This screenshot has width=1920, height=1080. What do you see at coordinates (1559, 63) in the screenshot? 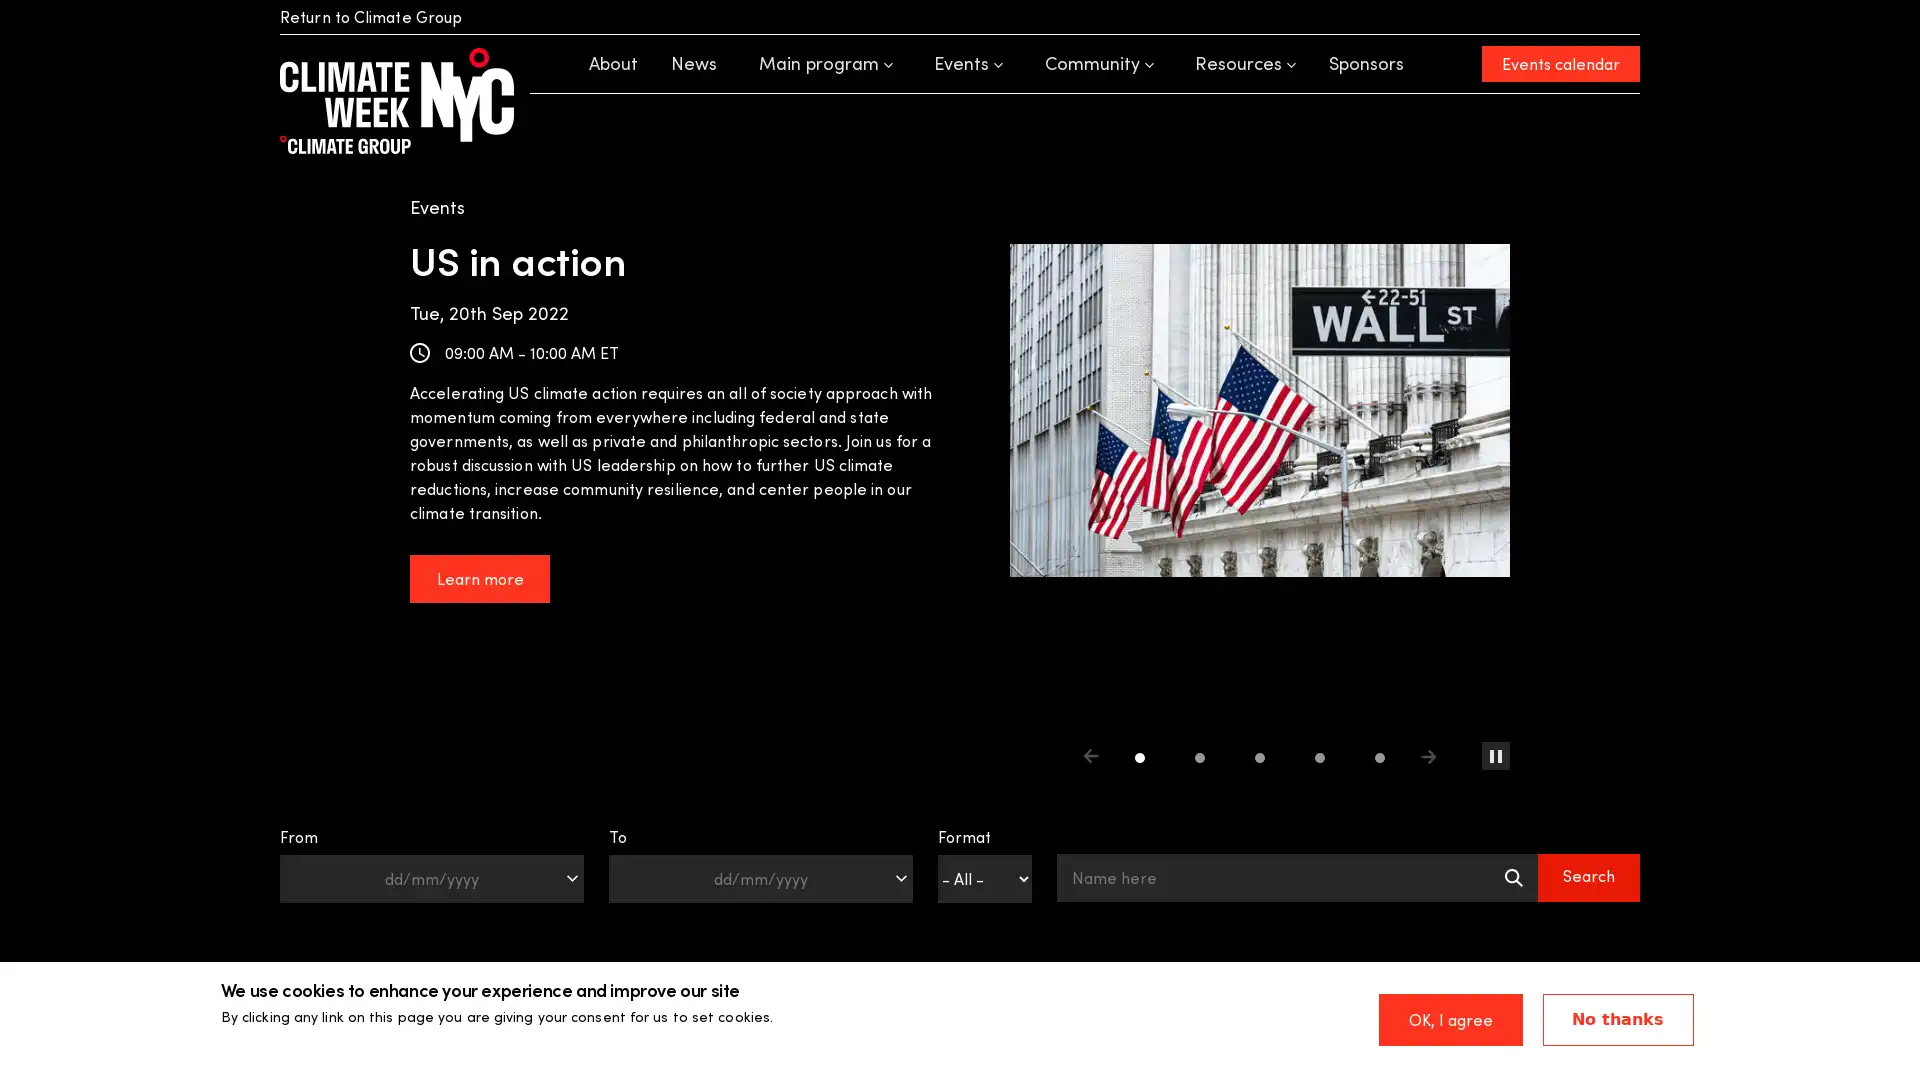
I see `Events calendar` at bounding box center [1559, 63].